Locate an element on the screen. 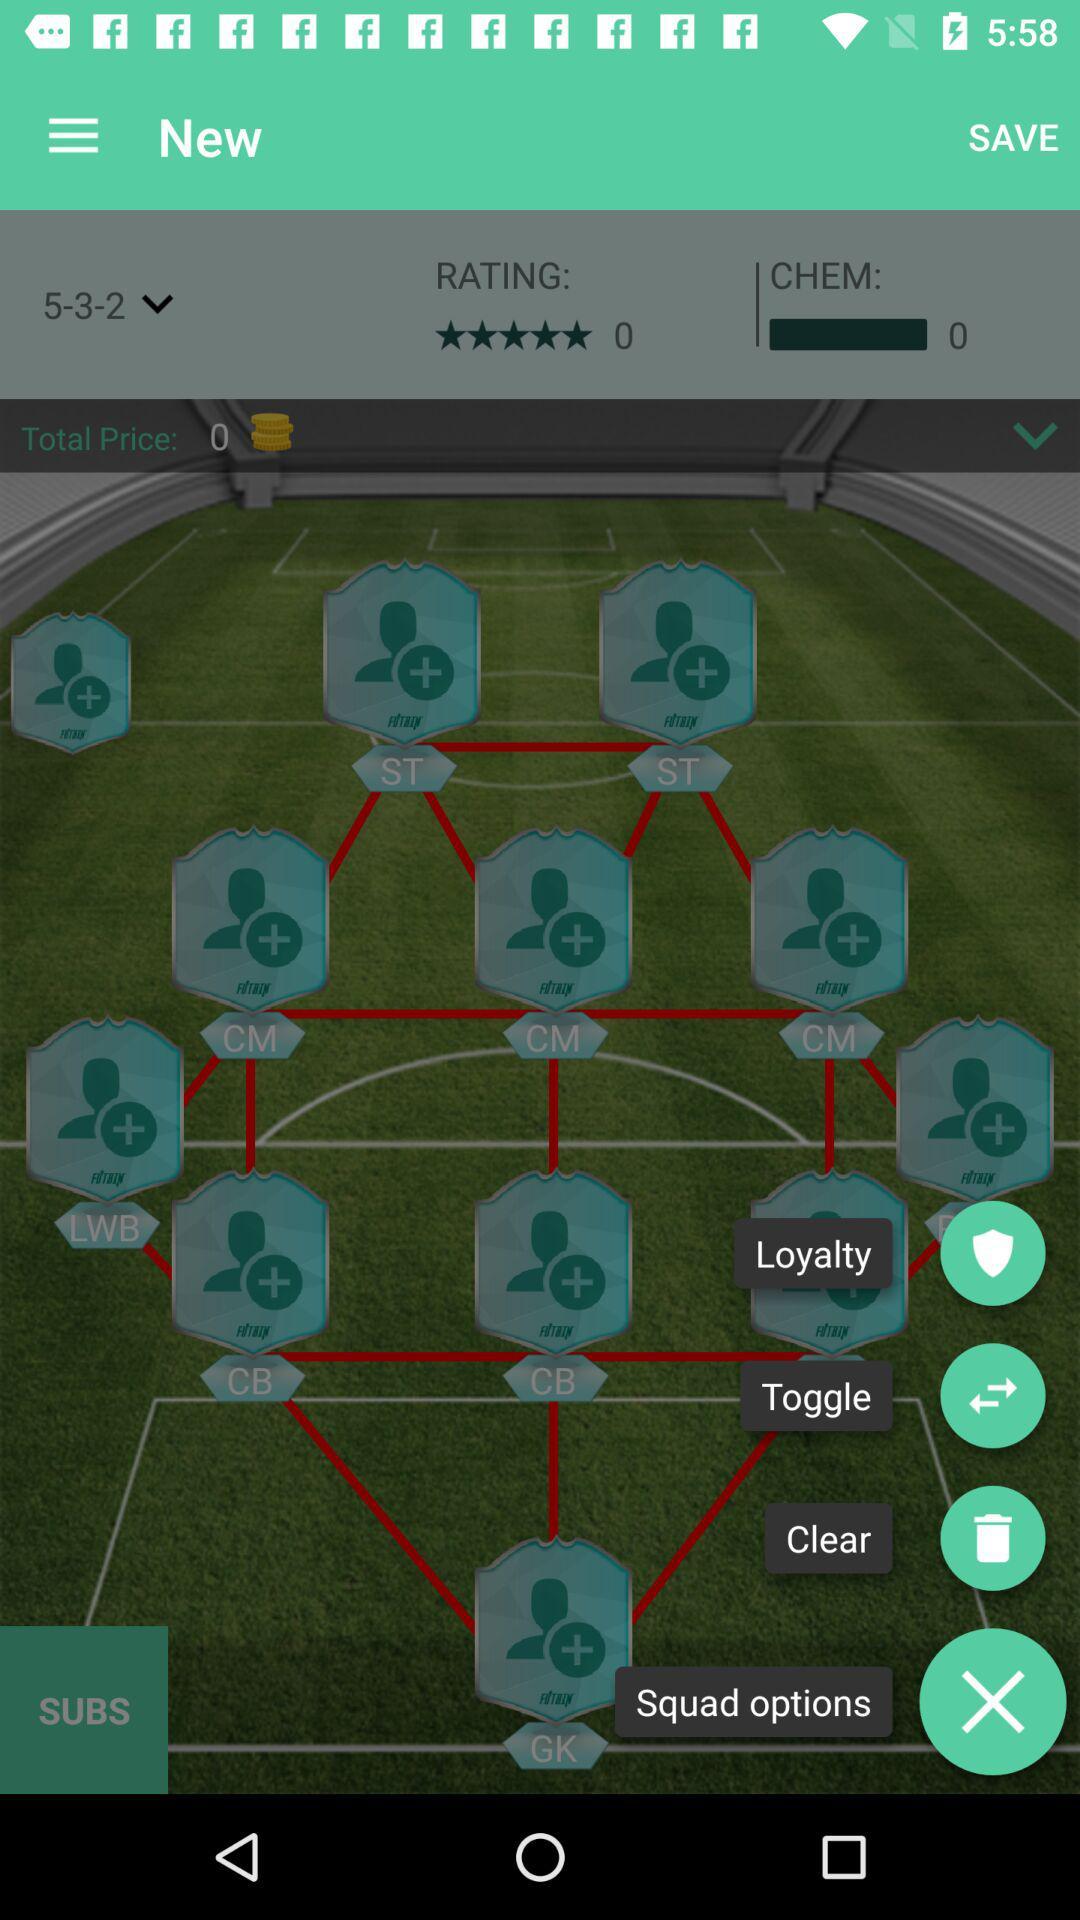  delete option is located at coordinates (992, 1700).